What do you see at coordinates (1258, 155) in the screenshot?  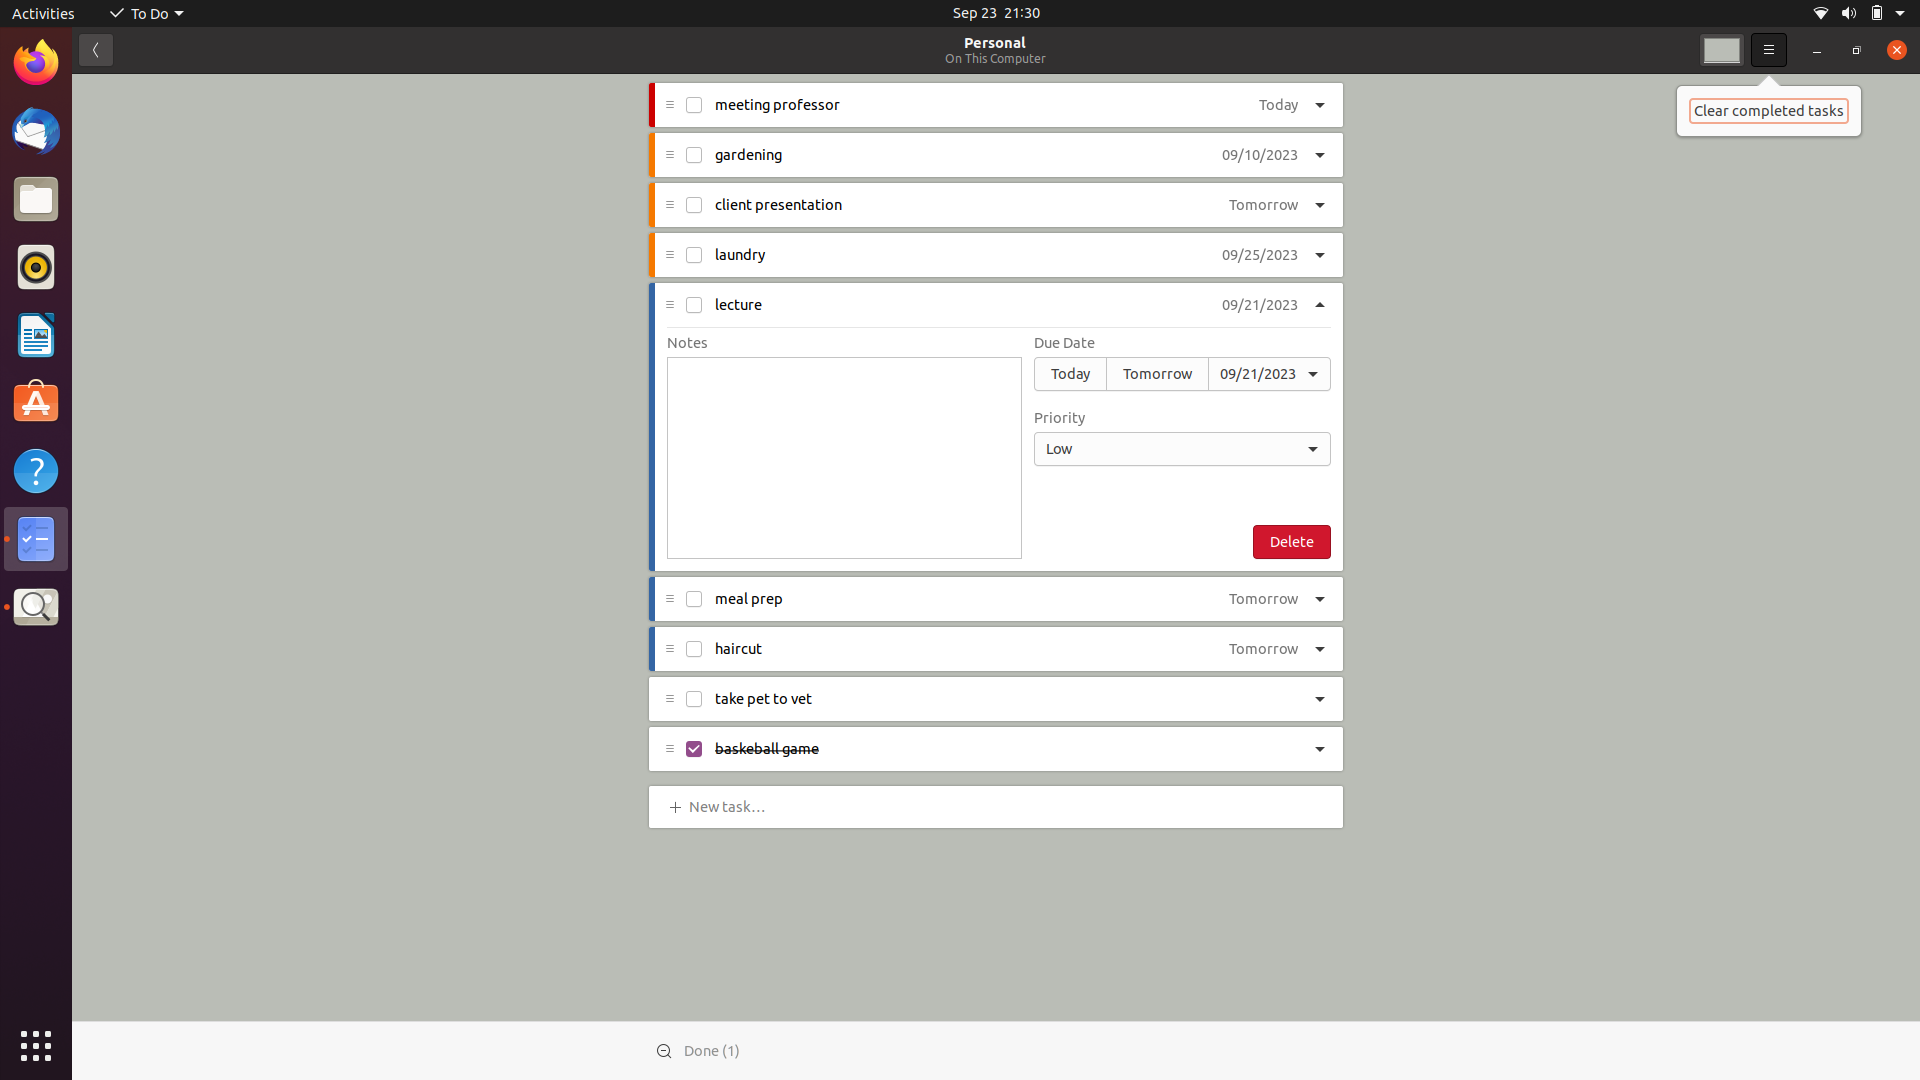 I see `Move the "gardening" event to the following week` at bounding box center [1258, 155].